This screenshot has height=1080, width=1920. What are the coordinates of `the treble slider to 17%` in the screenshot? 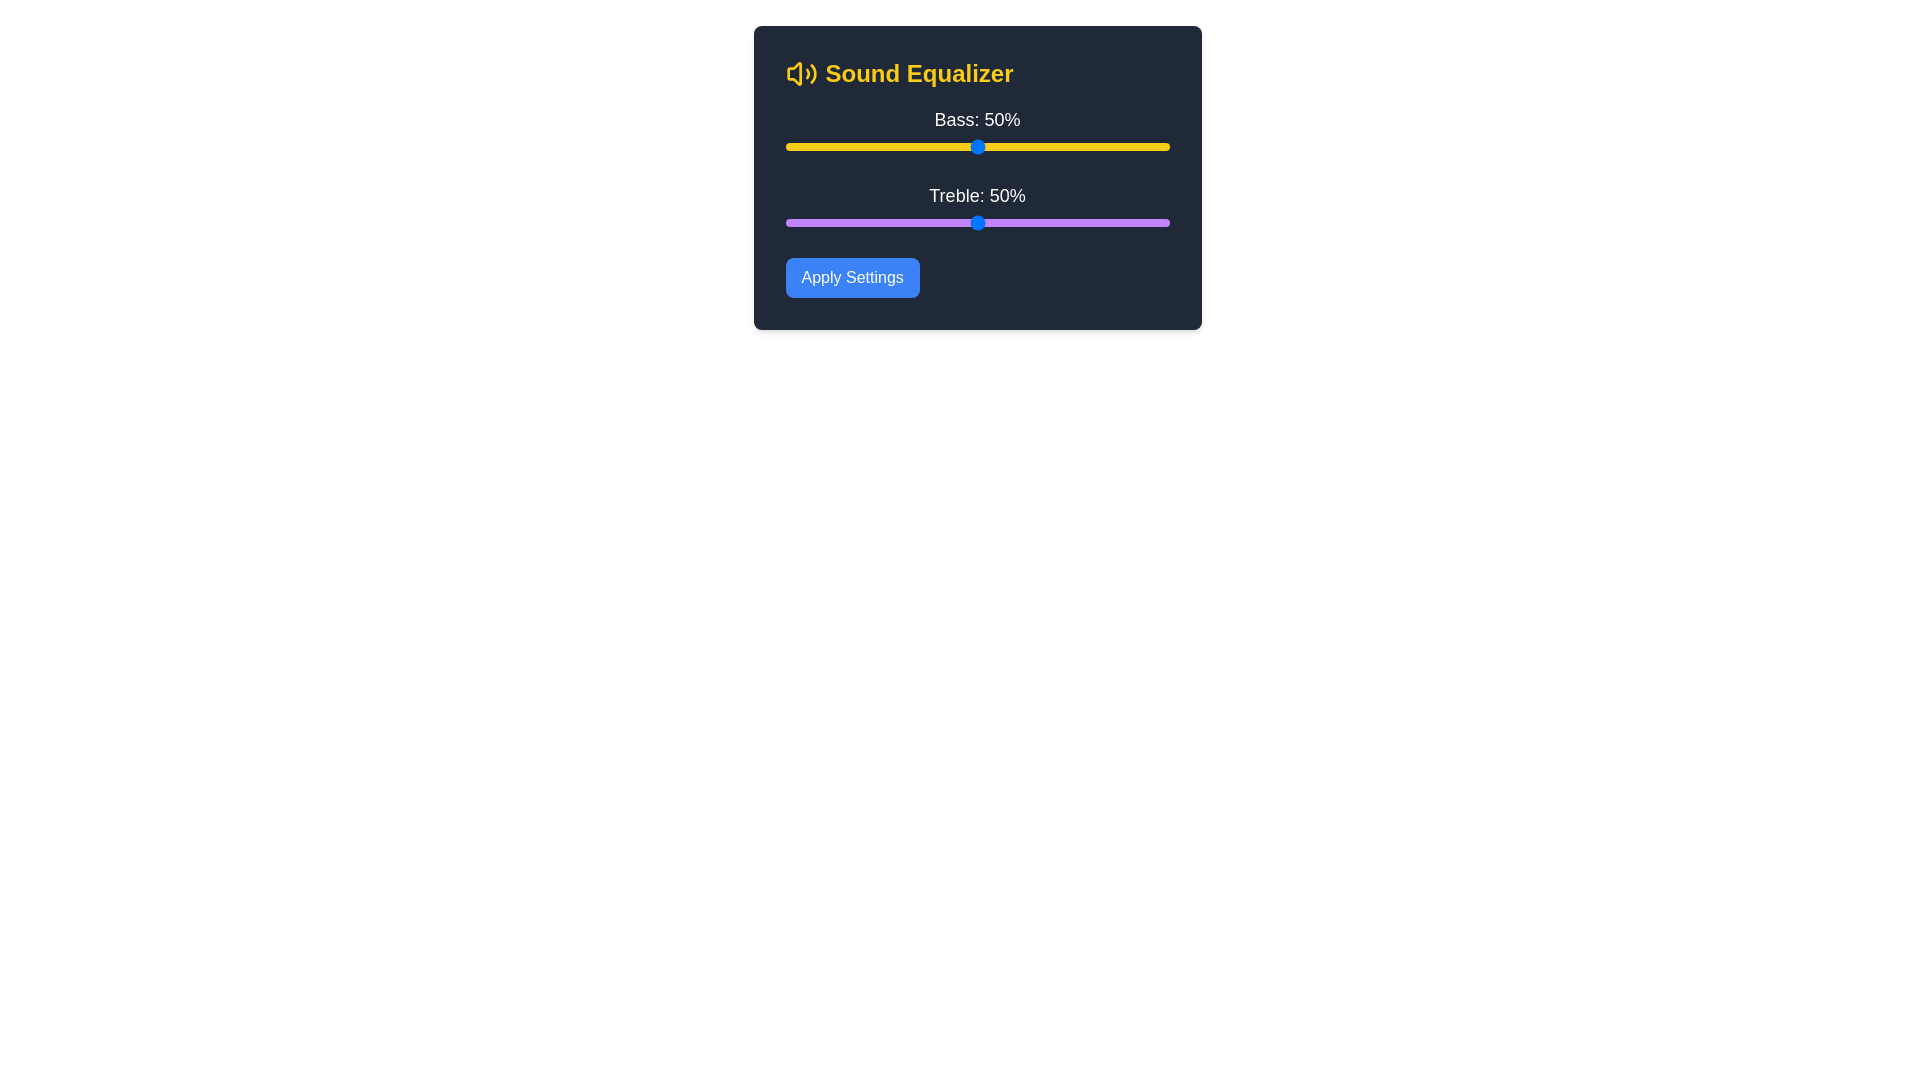 It's located at (850, 223).